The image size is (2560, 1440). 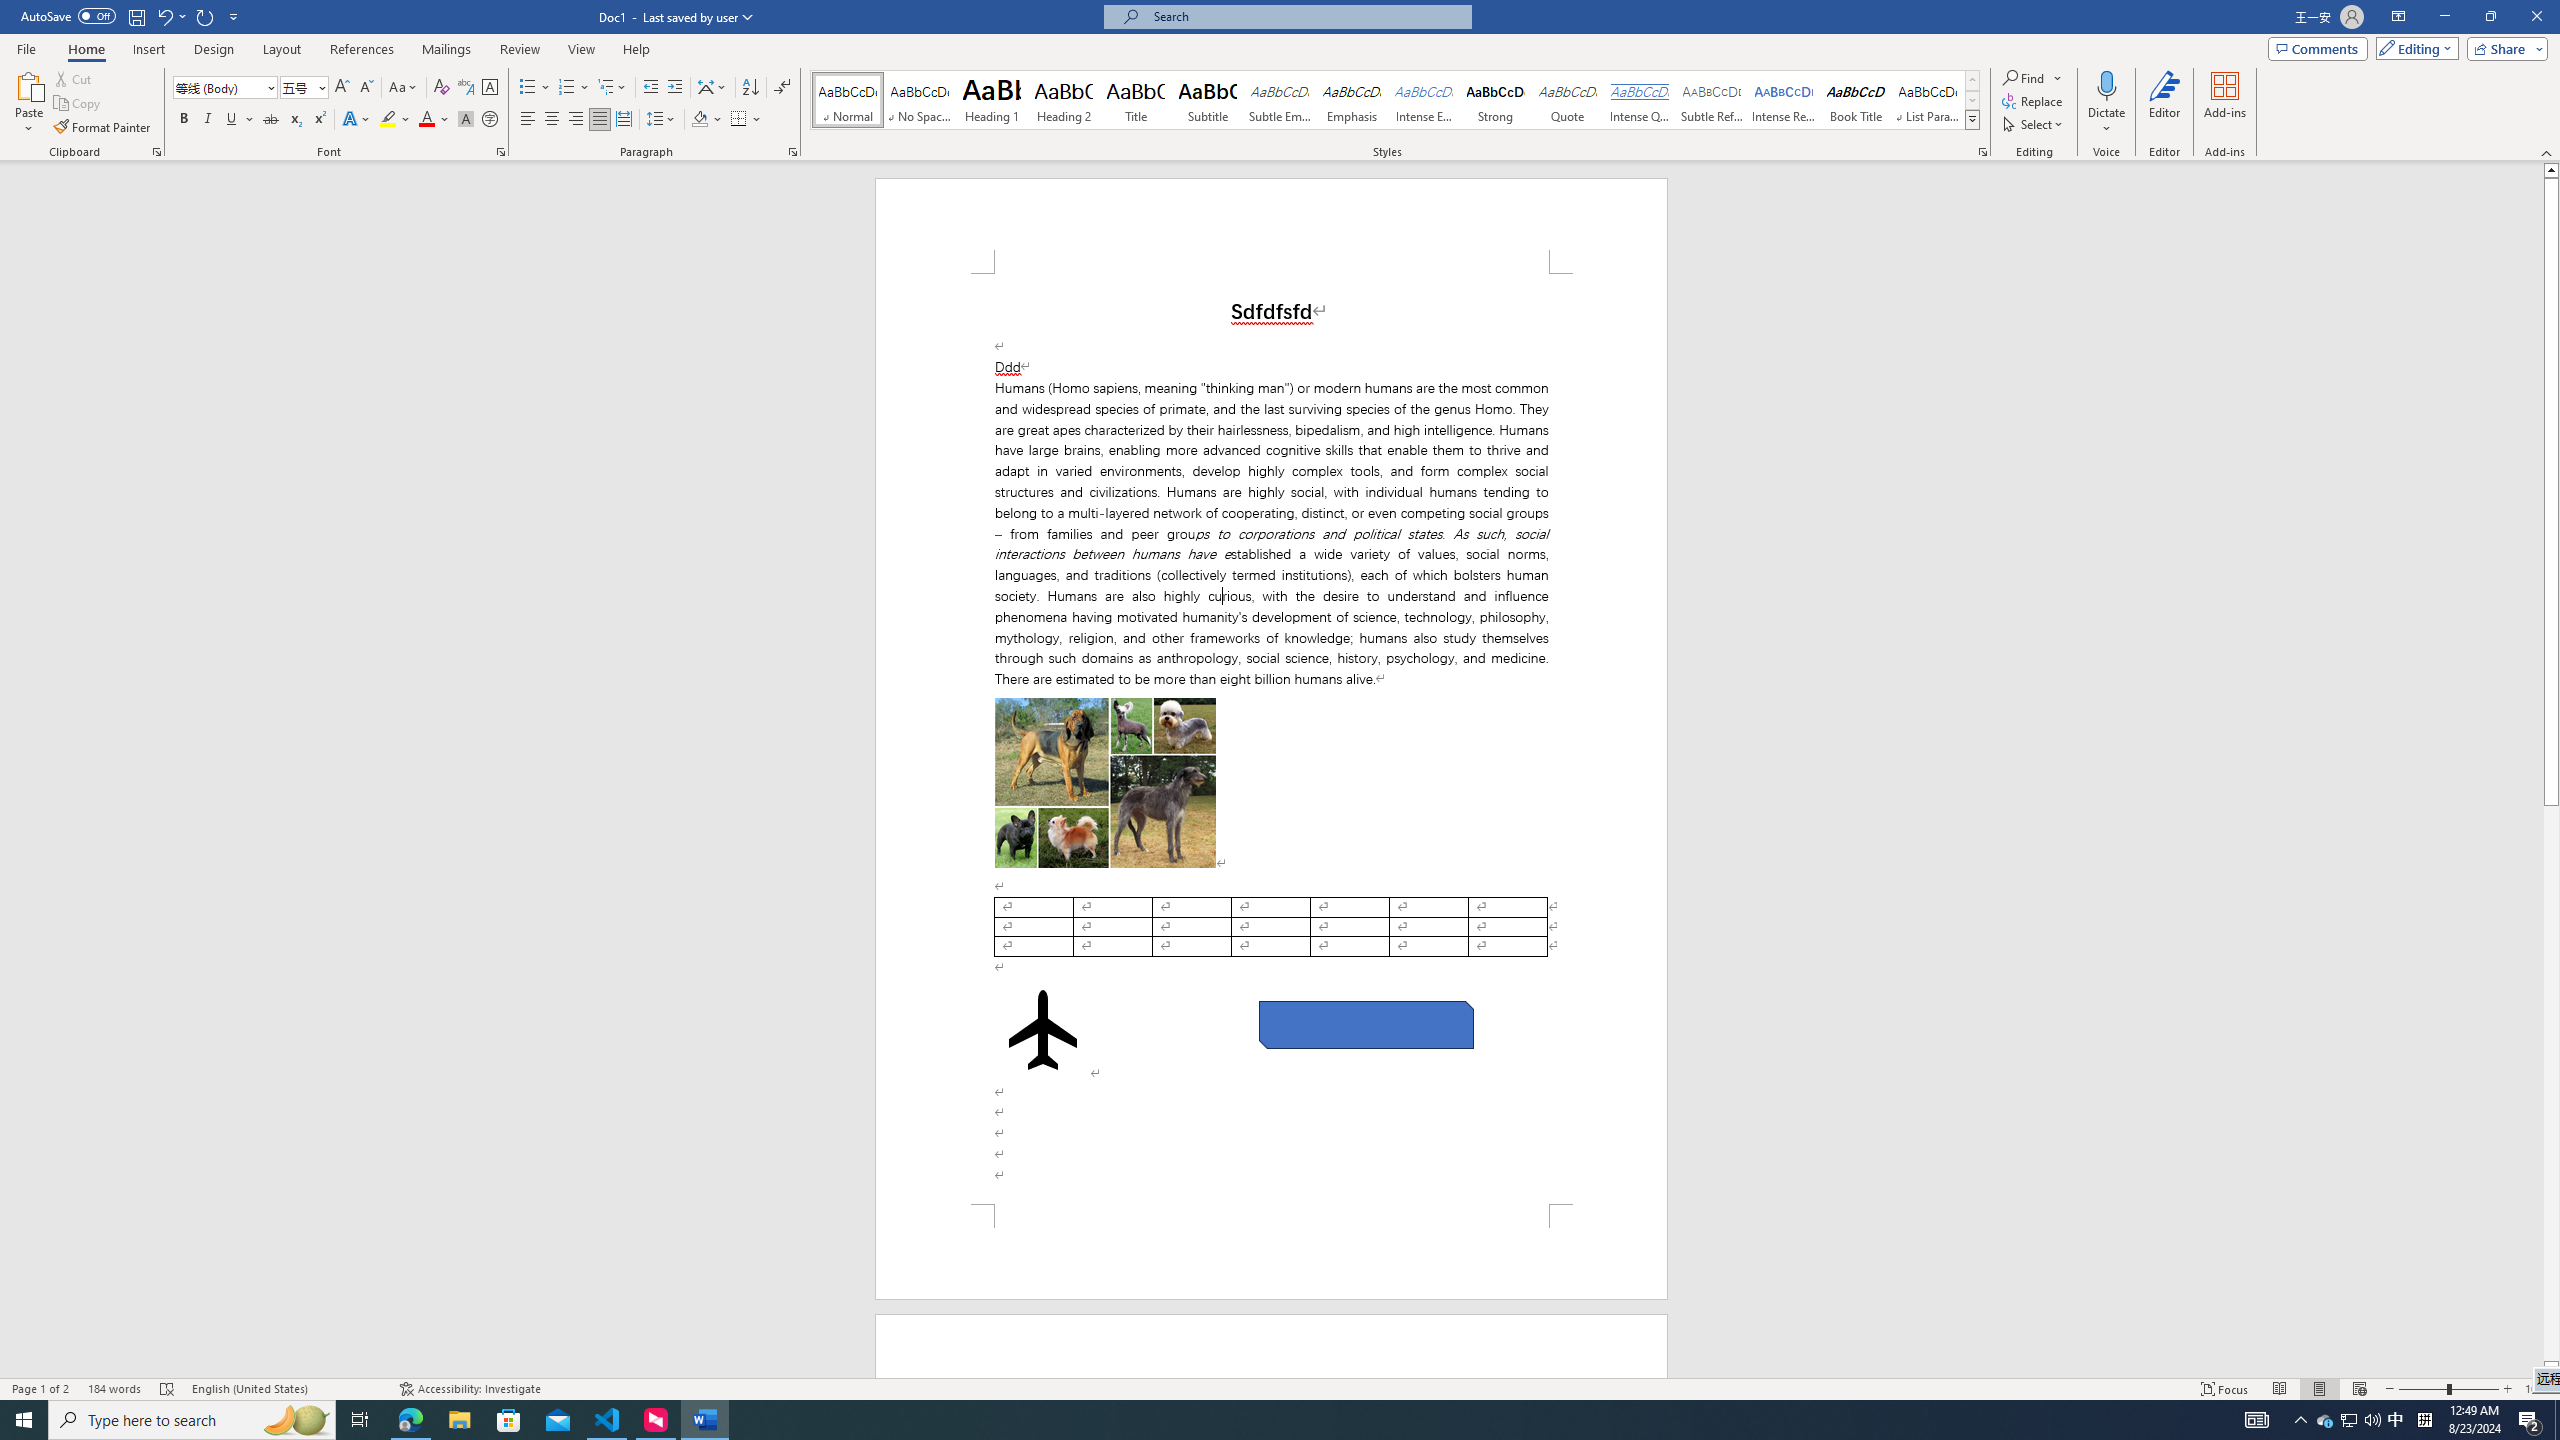 What do you see at coordinates (270, 118) in the screenshot?
I see `'Strikethrough'` at bounding box center [270, 118].